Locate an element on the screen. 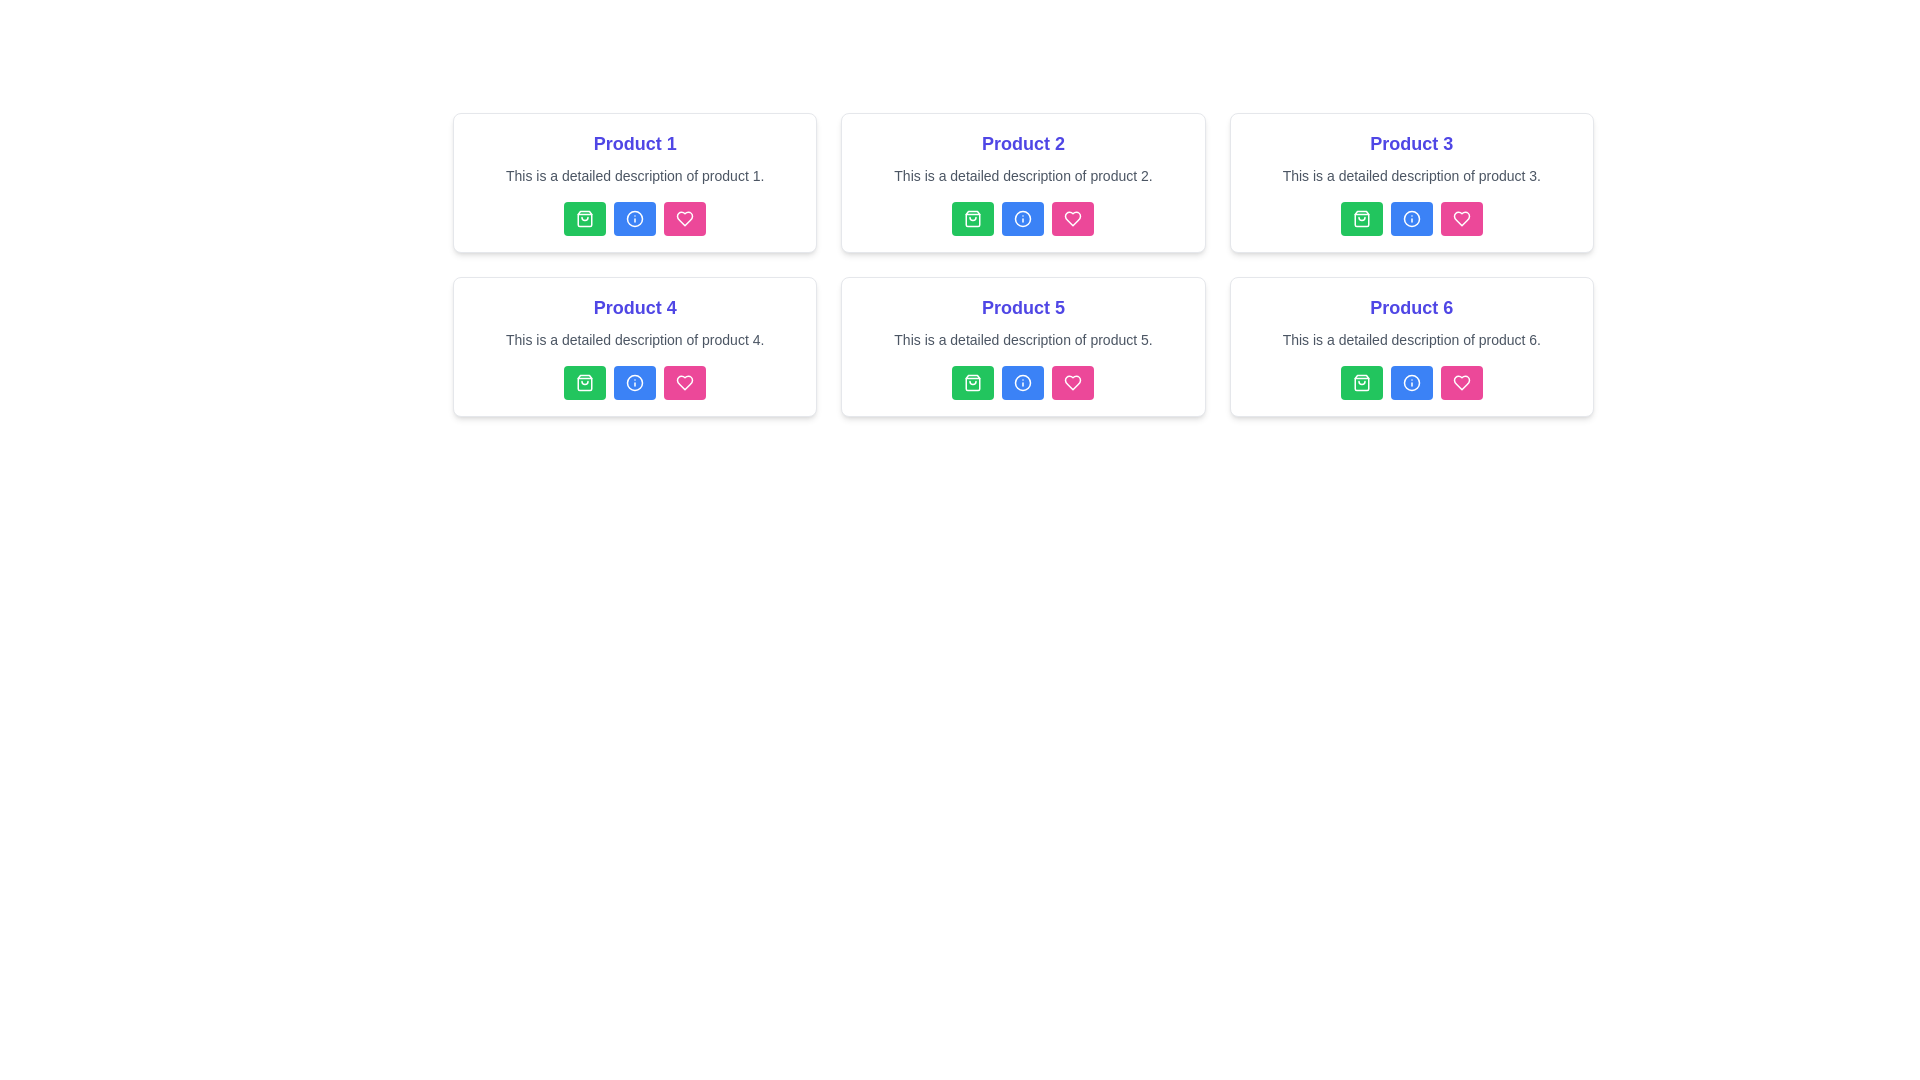 This screenshot has height=1080, width=1920. the blue circular button containing the SVG graphical circle element located within the third product card in the upper row of the grid layout is located at coordinates (1410, 219).